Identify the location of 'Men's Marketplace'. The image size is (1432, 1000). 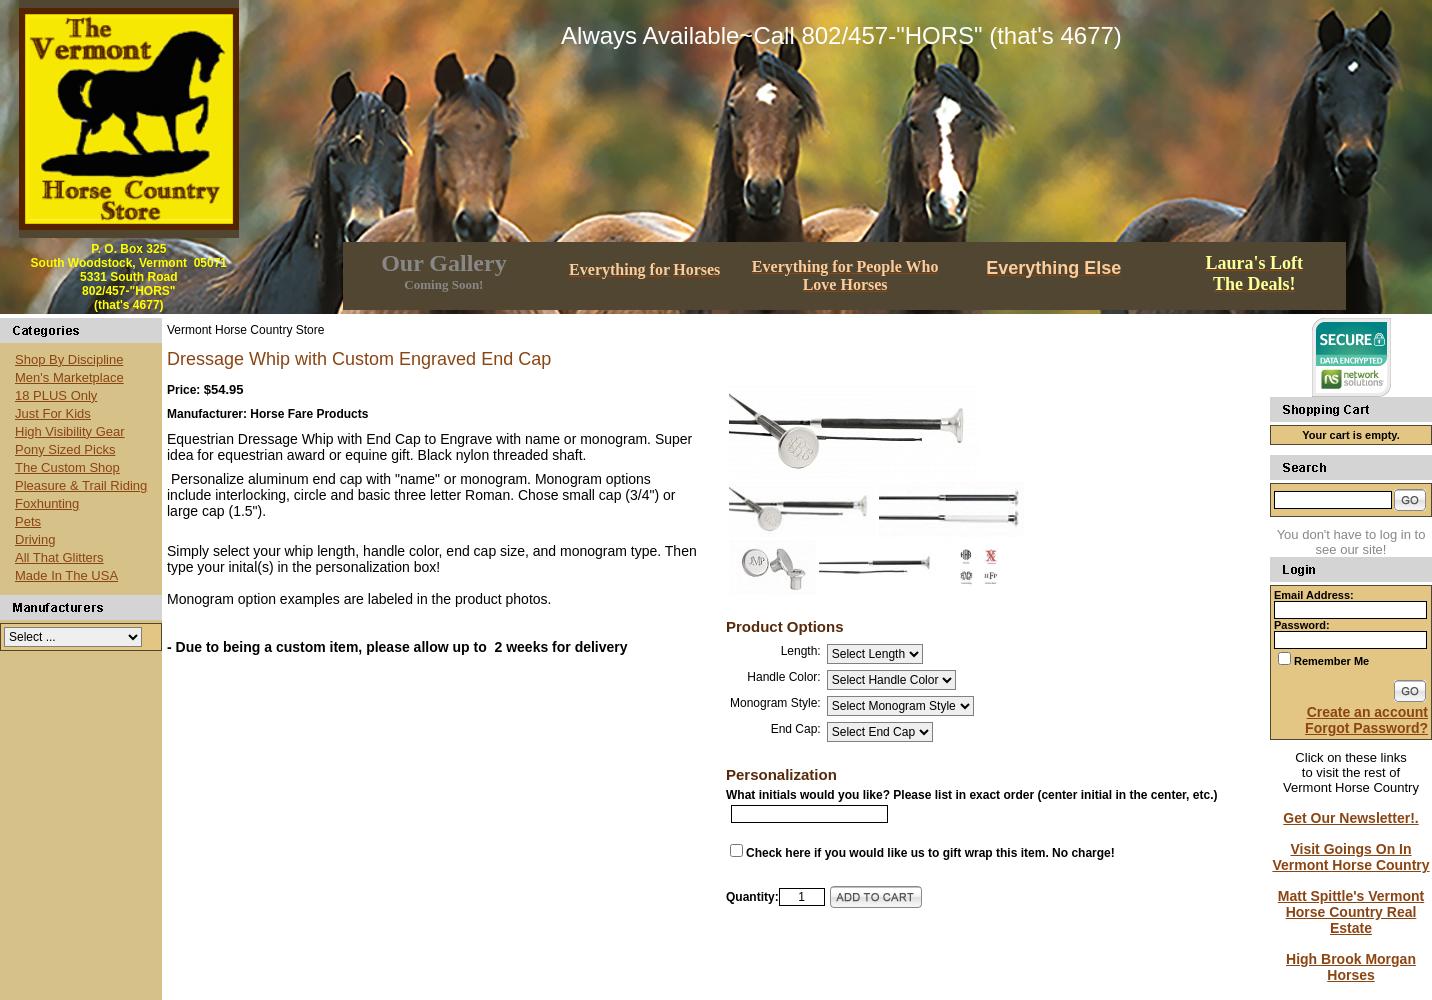
(68, 376).